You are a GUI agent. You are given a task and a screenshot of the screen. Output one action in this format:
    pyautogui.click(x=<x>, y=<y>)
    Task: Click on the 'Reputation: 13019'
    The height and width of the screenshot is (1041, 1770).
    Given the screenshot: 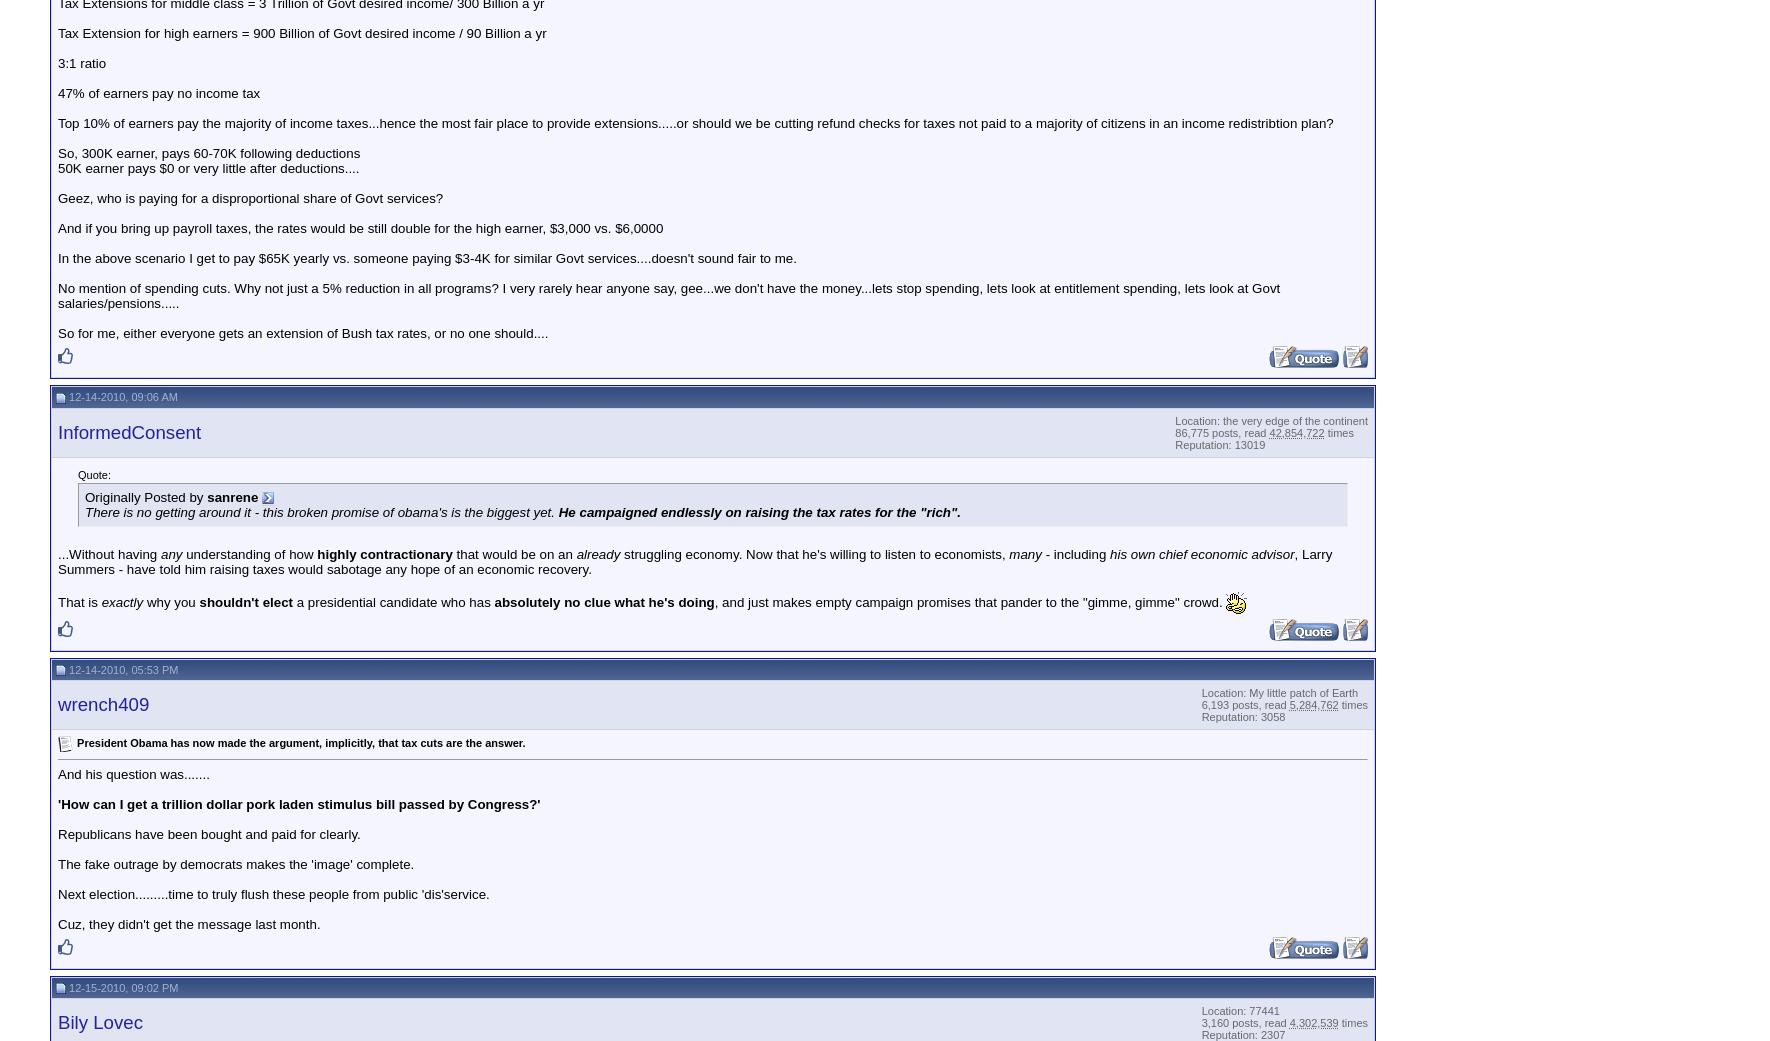 What is the action you would take?
    pyautogui.click(x=1219, y=442)
    